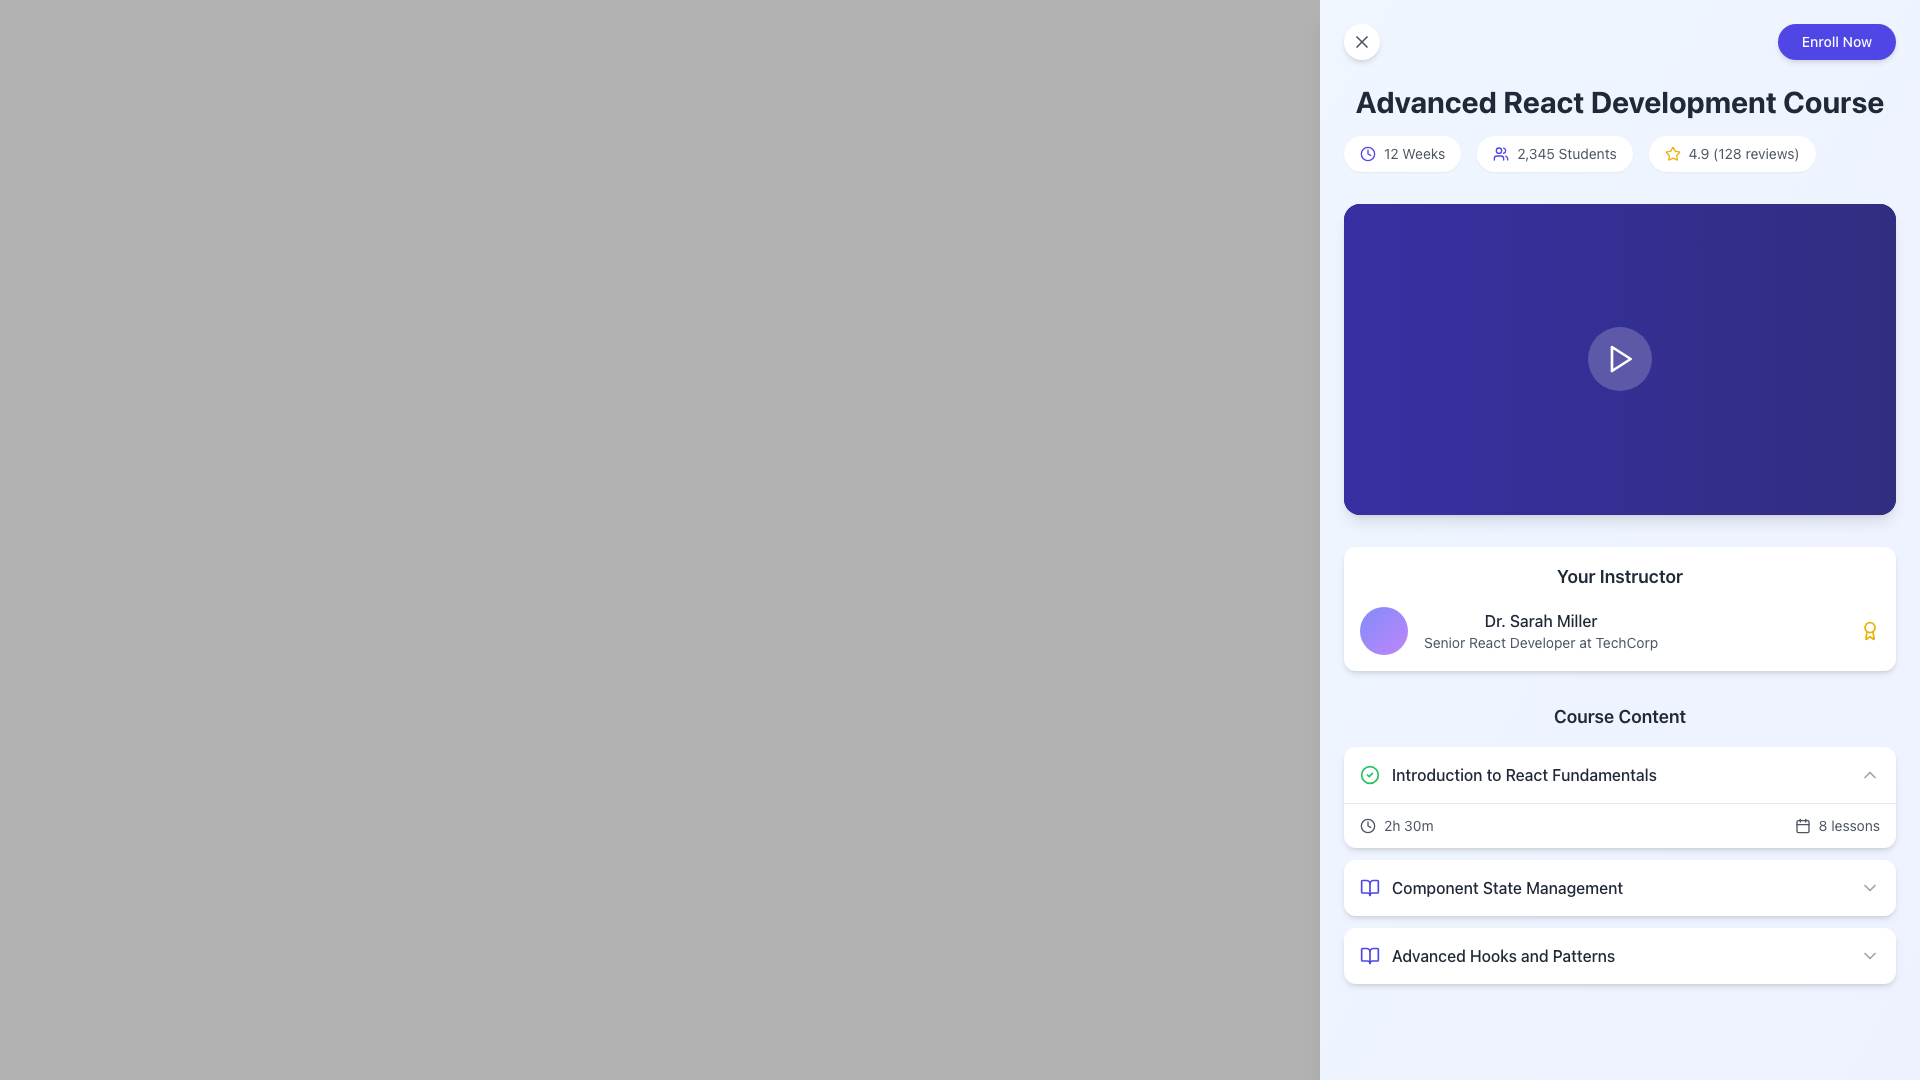 This screenshot has width=1920, height=1080. What do you see at coordinates (1368, 773) in the screenshot?
I see `the green outlined circular icon with a checkmark symbol, indicating completion, located next to the text 'Introduction to React Fundamentals'` at bounding box center [1368, 773].